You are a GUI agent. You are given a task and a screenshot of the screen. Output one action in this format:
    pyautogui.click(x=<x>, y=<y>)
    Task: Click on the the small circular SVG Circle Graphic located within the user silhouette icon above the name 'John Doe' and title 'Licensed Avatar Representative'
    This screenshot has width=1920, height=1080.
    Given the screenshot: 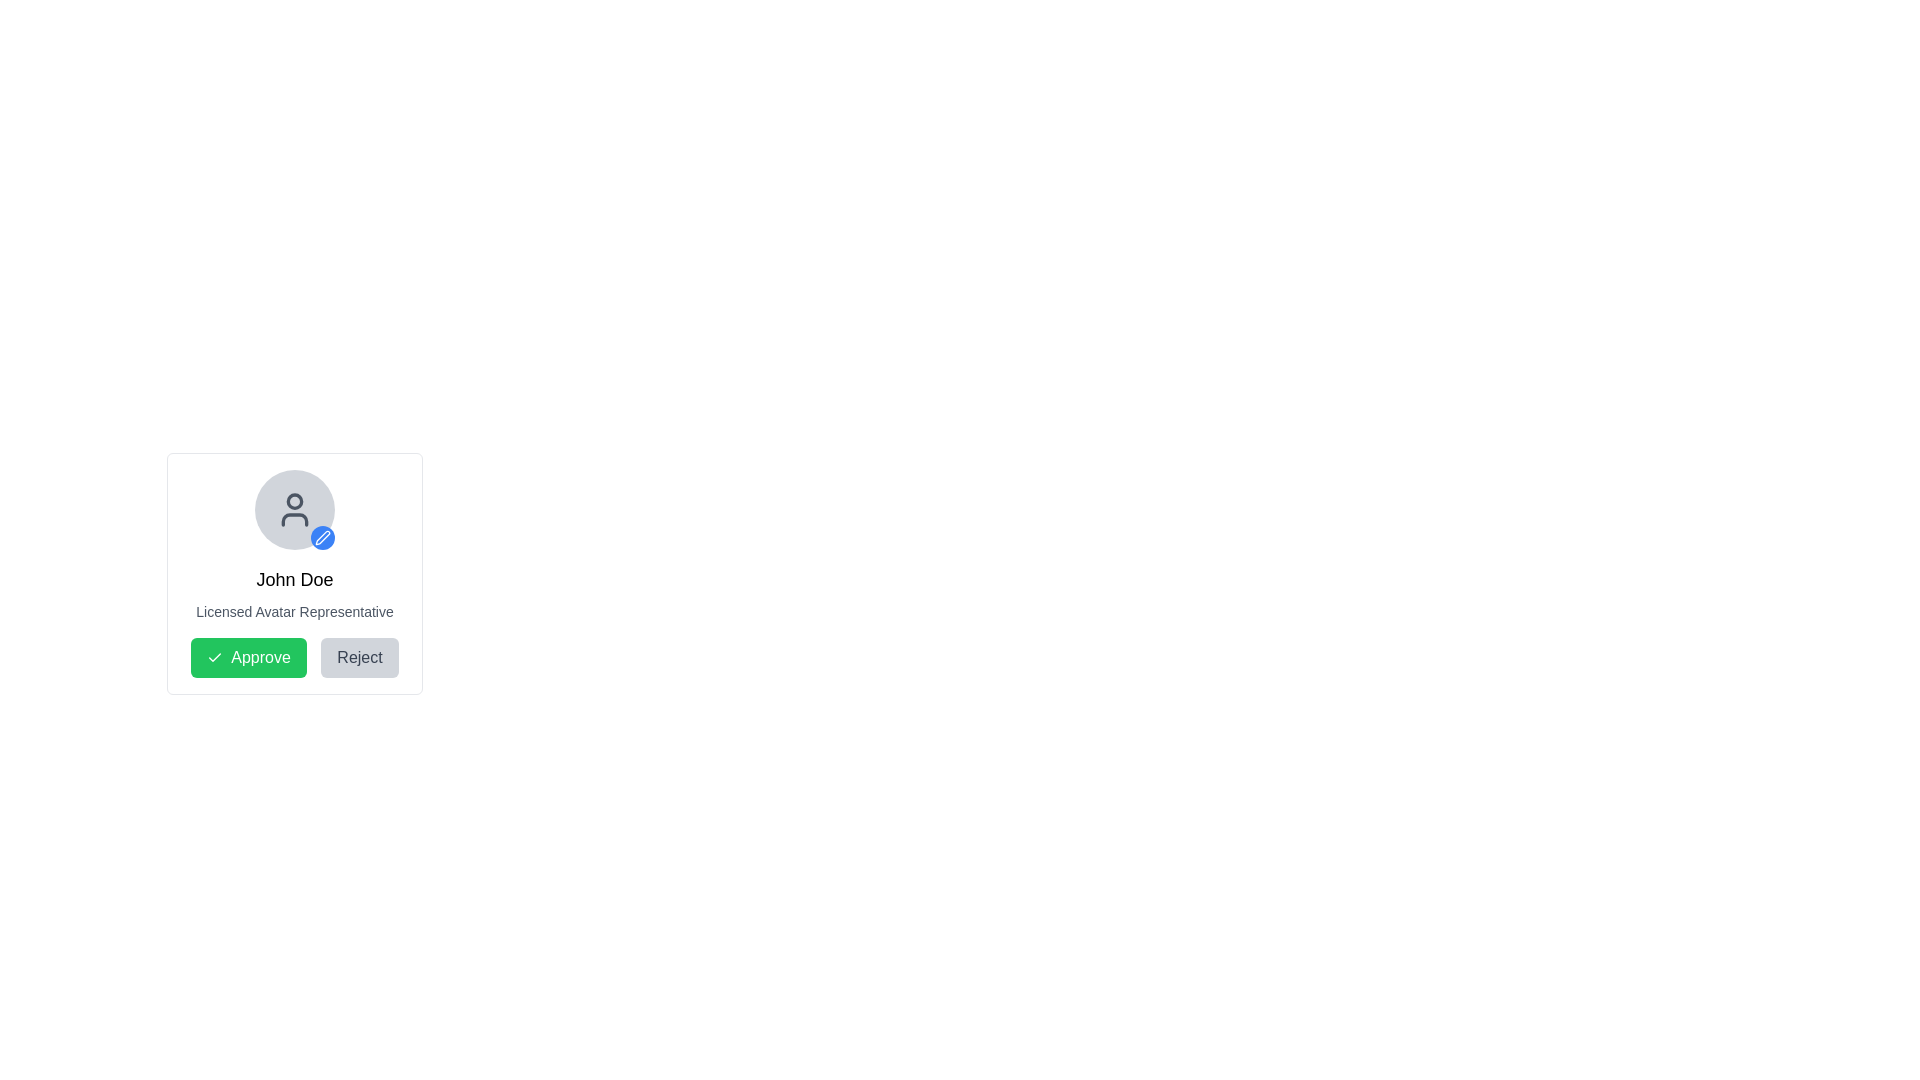 What is the action you would take?
    pyautogui.click(x=293, y=500)
    